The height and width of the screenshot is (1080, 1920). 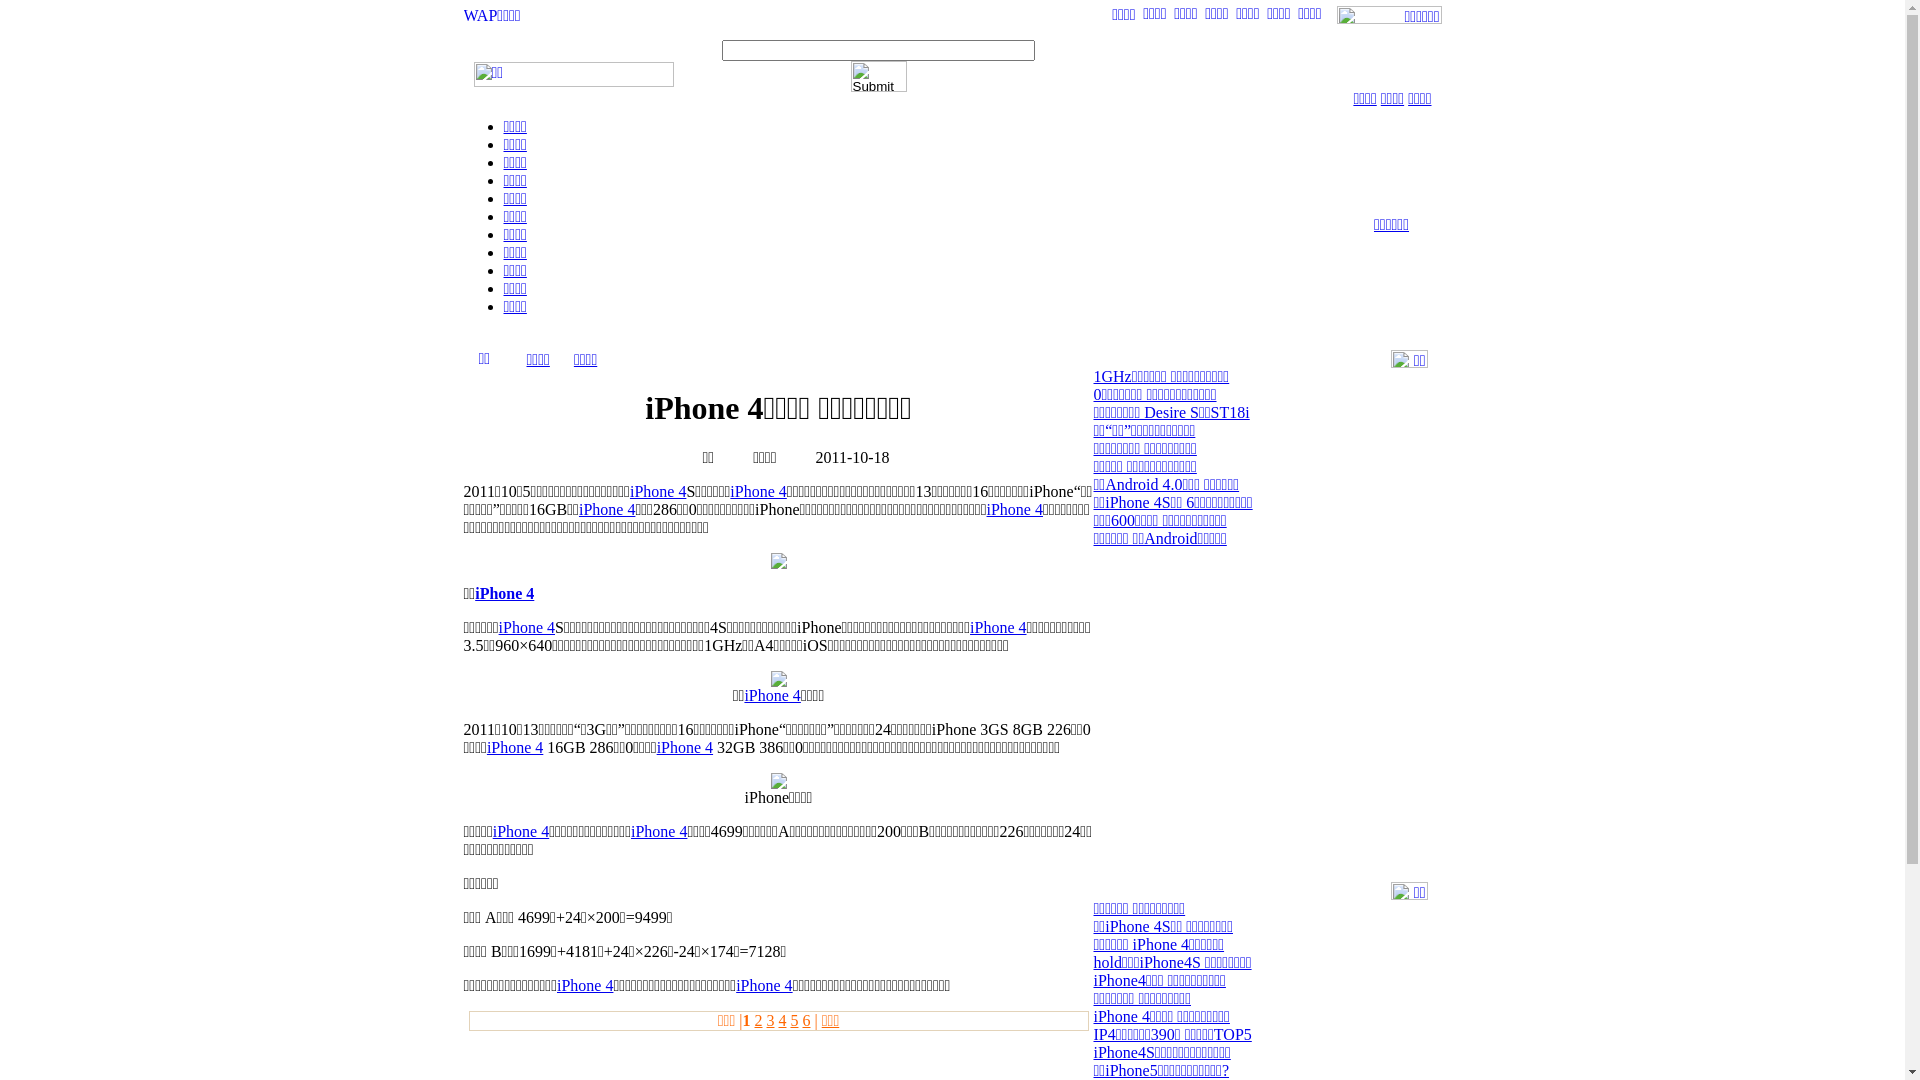 What do you see at coordinates (792, 1020) in the screenshot?
I see `'5'` at bounding box center [792, 1020].